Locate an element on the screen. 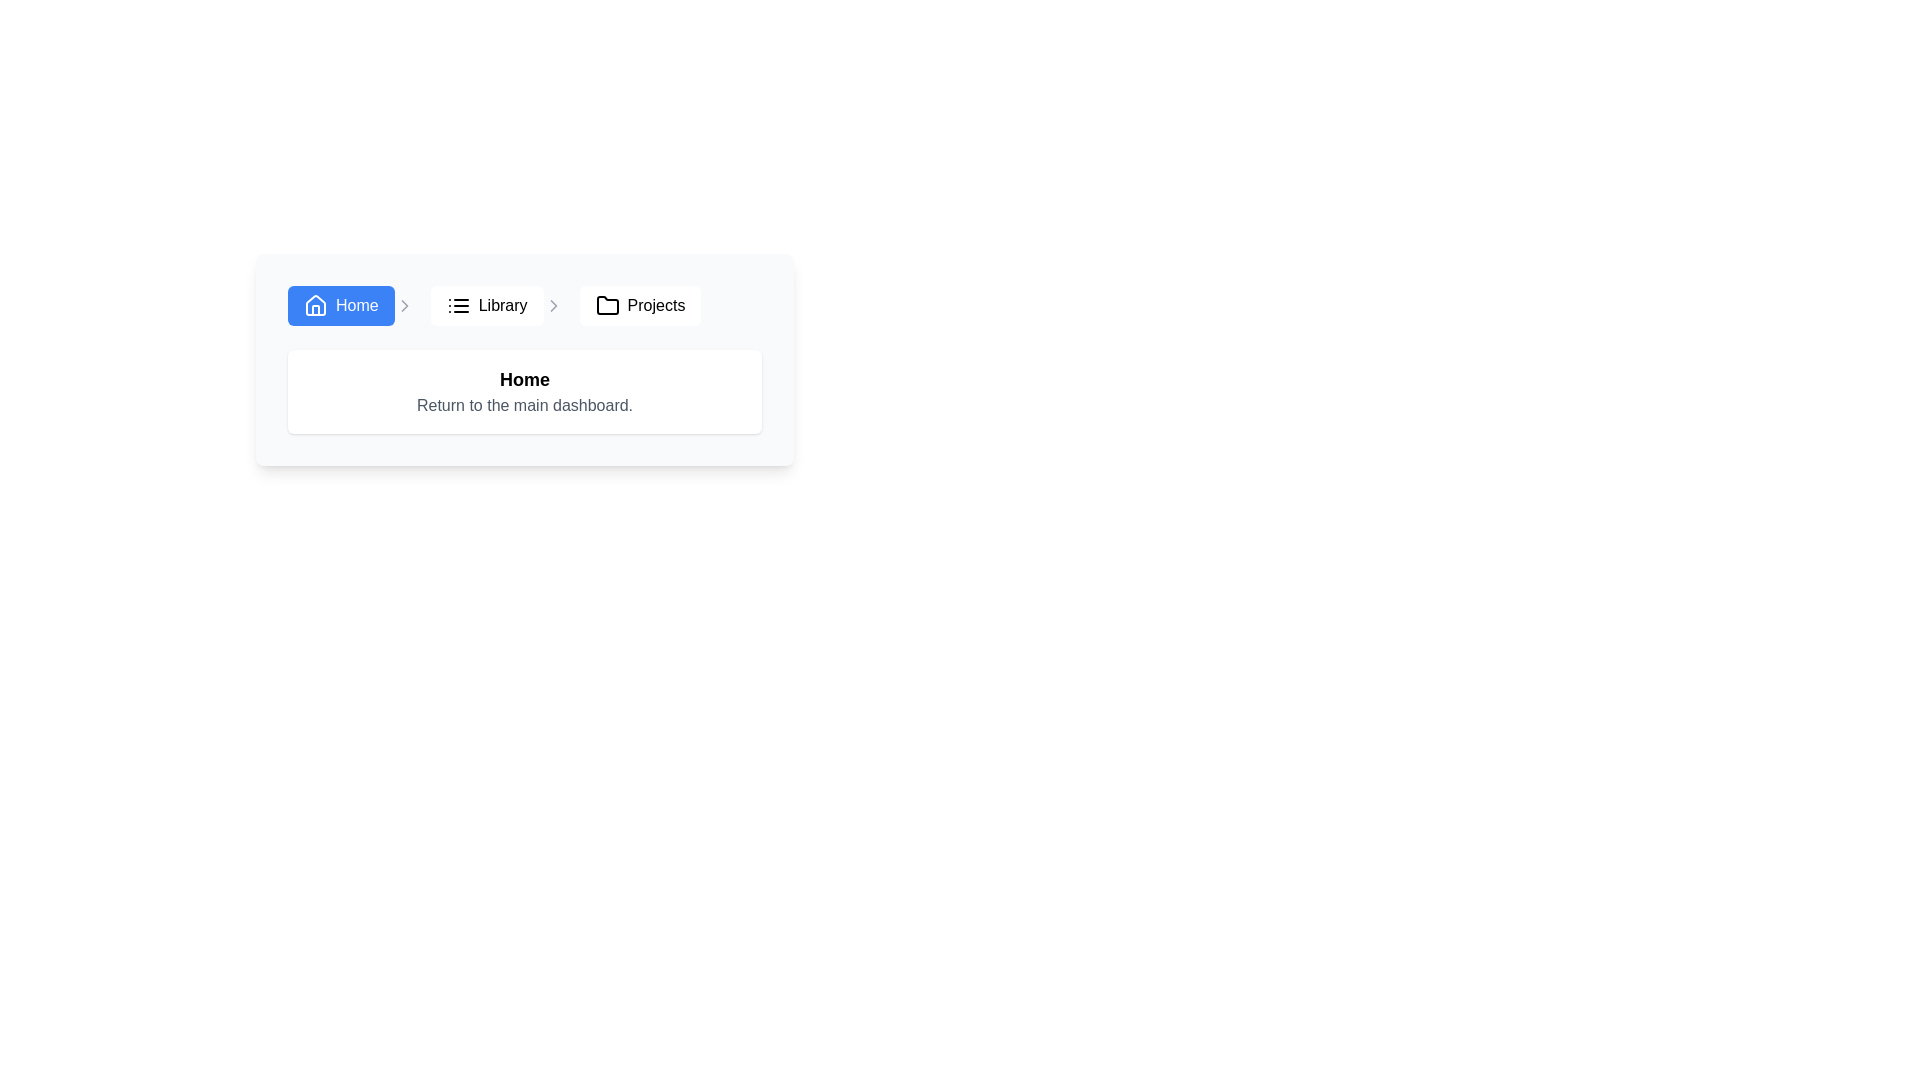 The image size is (1920, 1080). the 'Projects' icon located in the navigation bar, positioned to the immediate left of the 'Projects' label is located at coordinates (606, 305).